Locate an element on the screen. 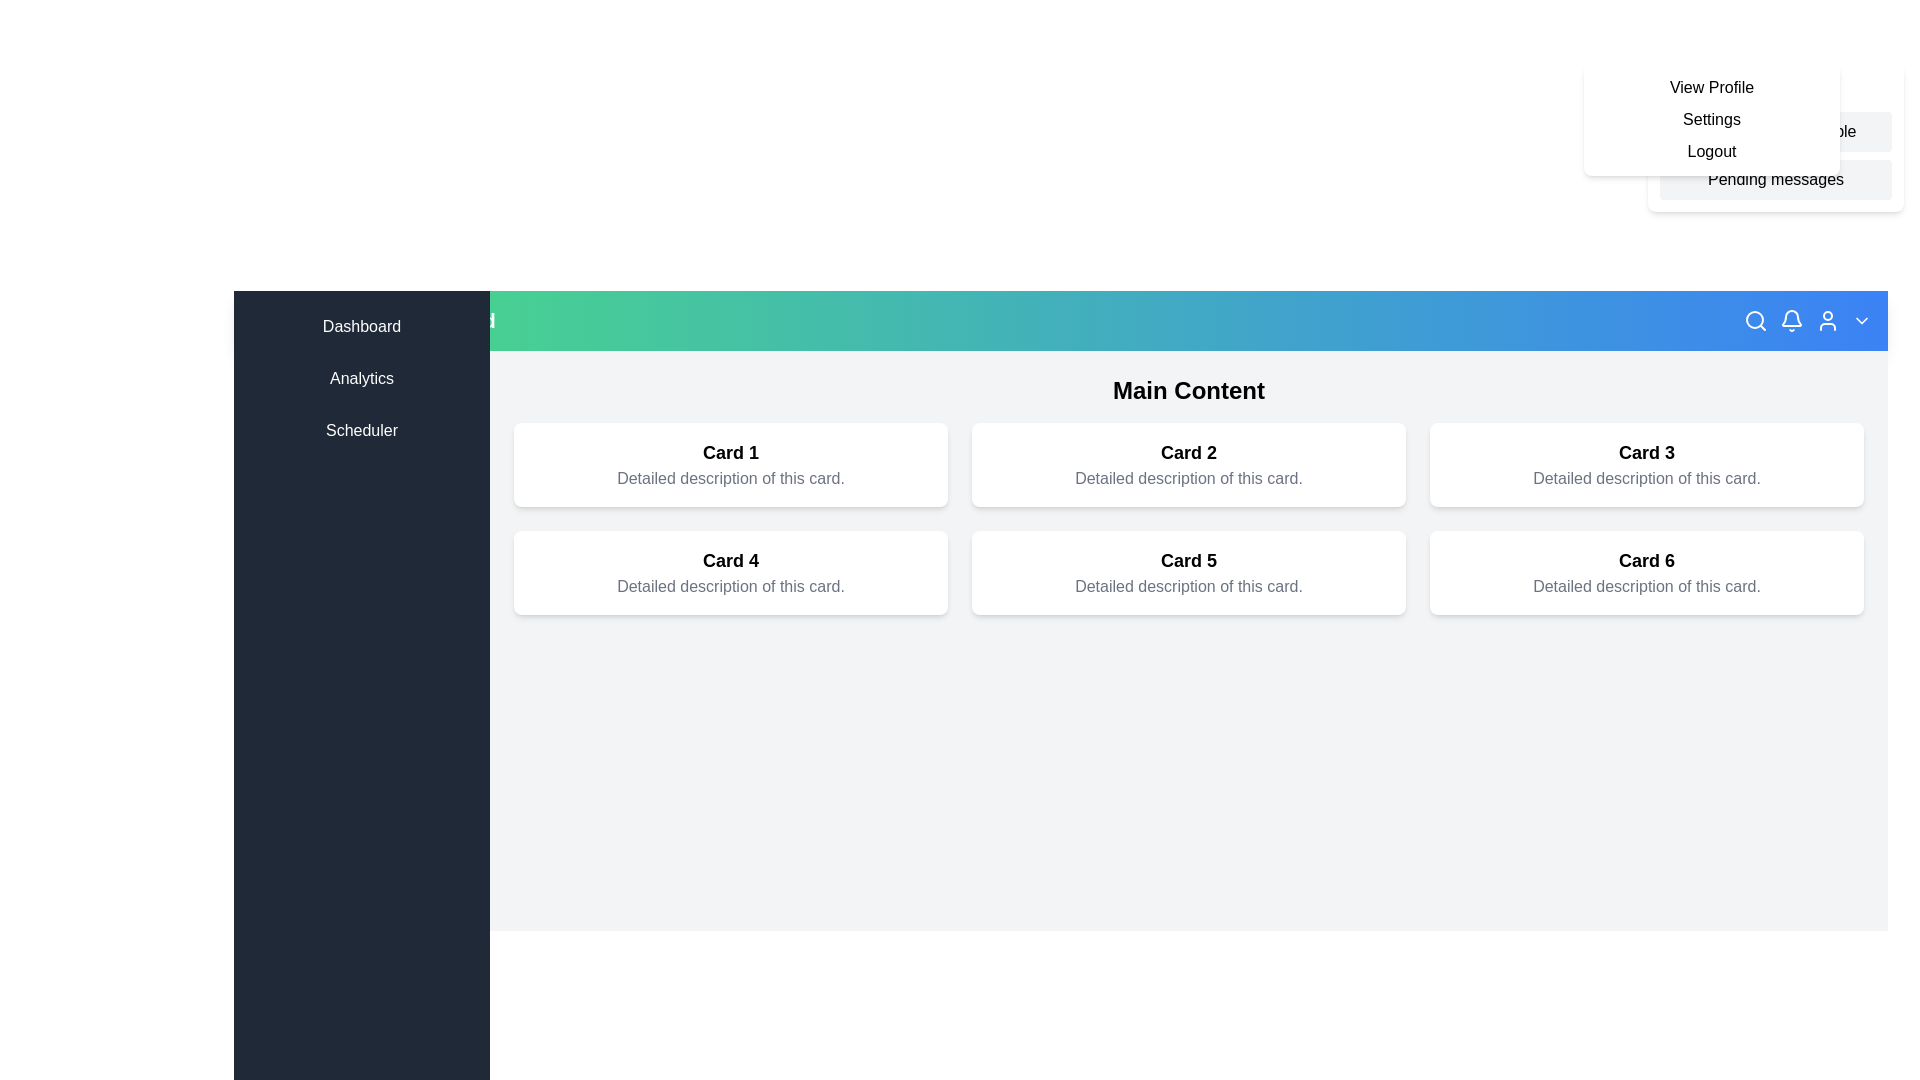 This screenshot has height=1080, width=1920. the descriptive text label located at the bottom of 'Card 6', which is positioned in the second row, third column of the grid layout is located at coordinates (1646, 585).